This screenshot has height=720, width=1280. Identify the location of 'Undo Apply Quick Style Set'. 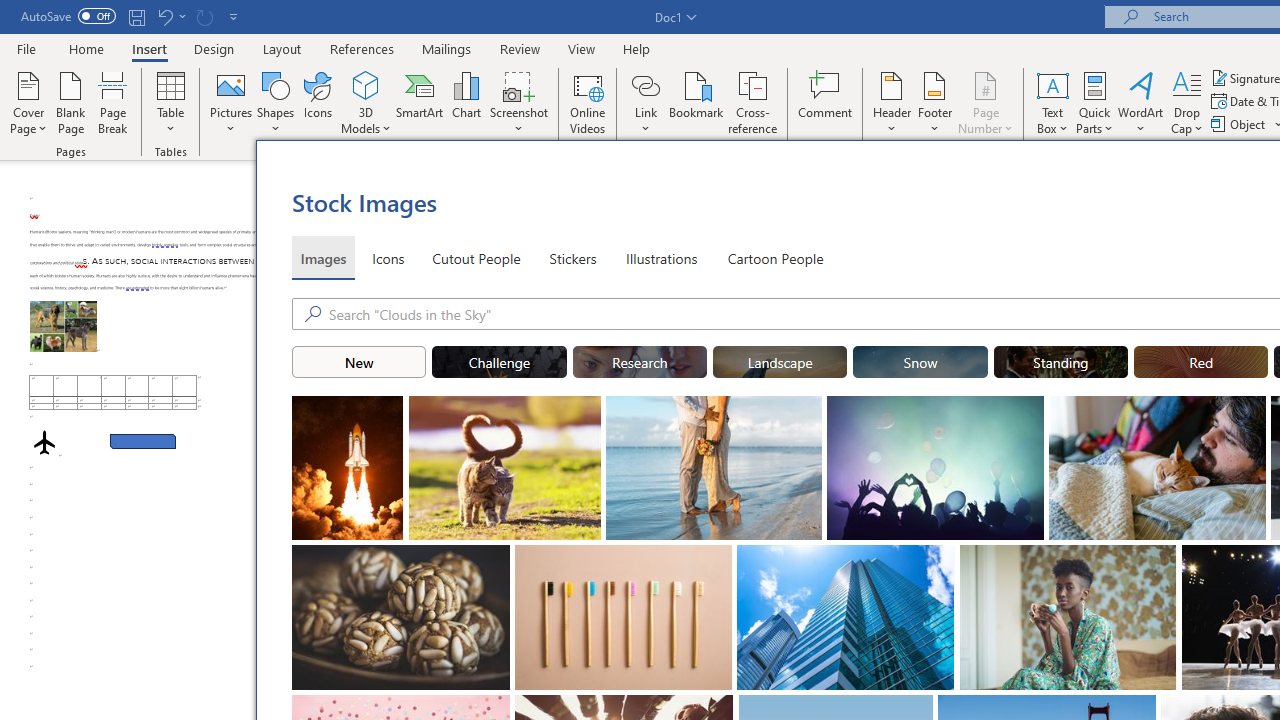
(164, 16).